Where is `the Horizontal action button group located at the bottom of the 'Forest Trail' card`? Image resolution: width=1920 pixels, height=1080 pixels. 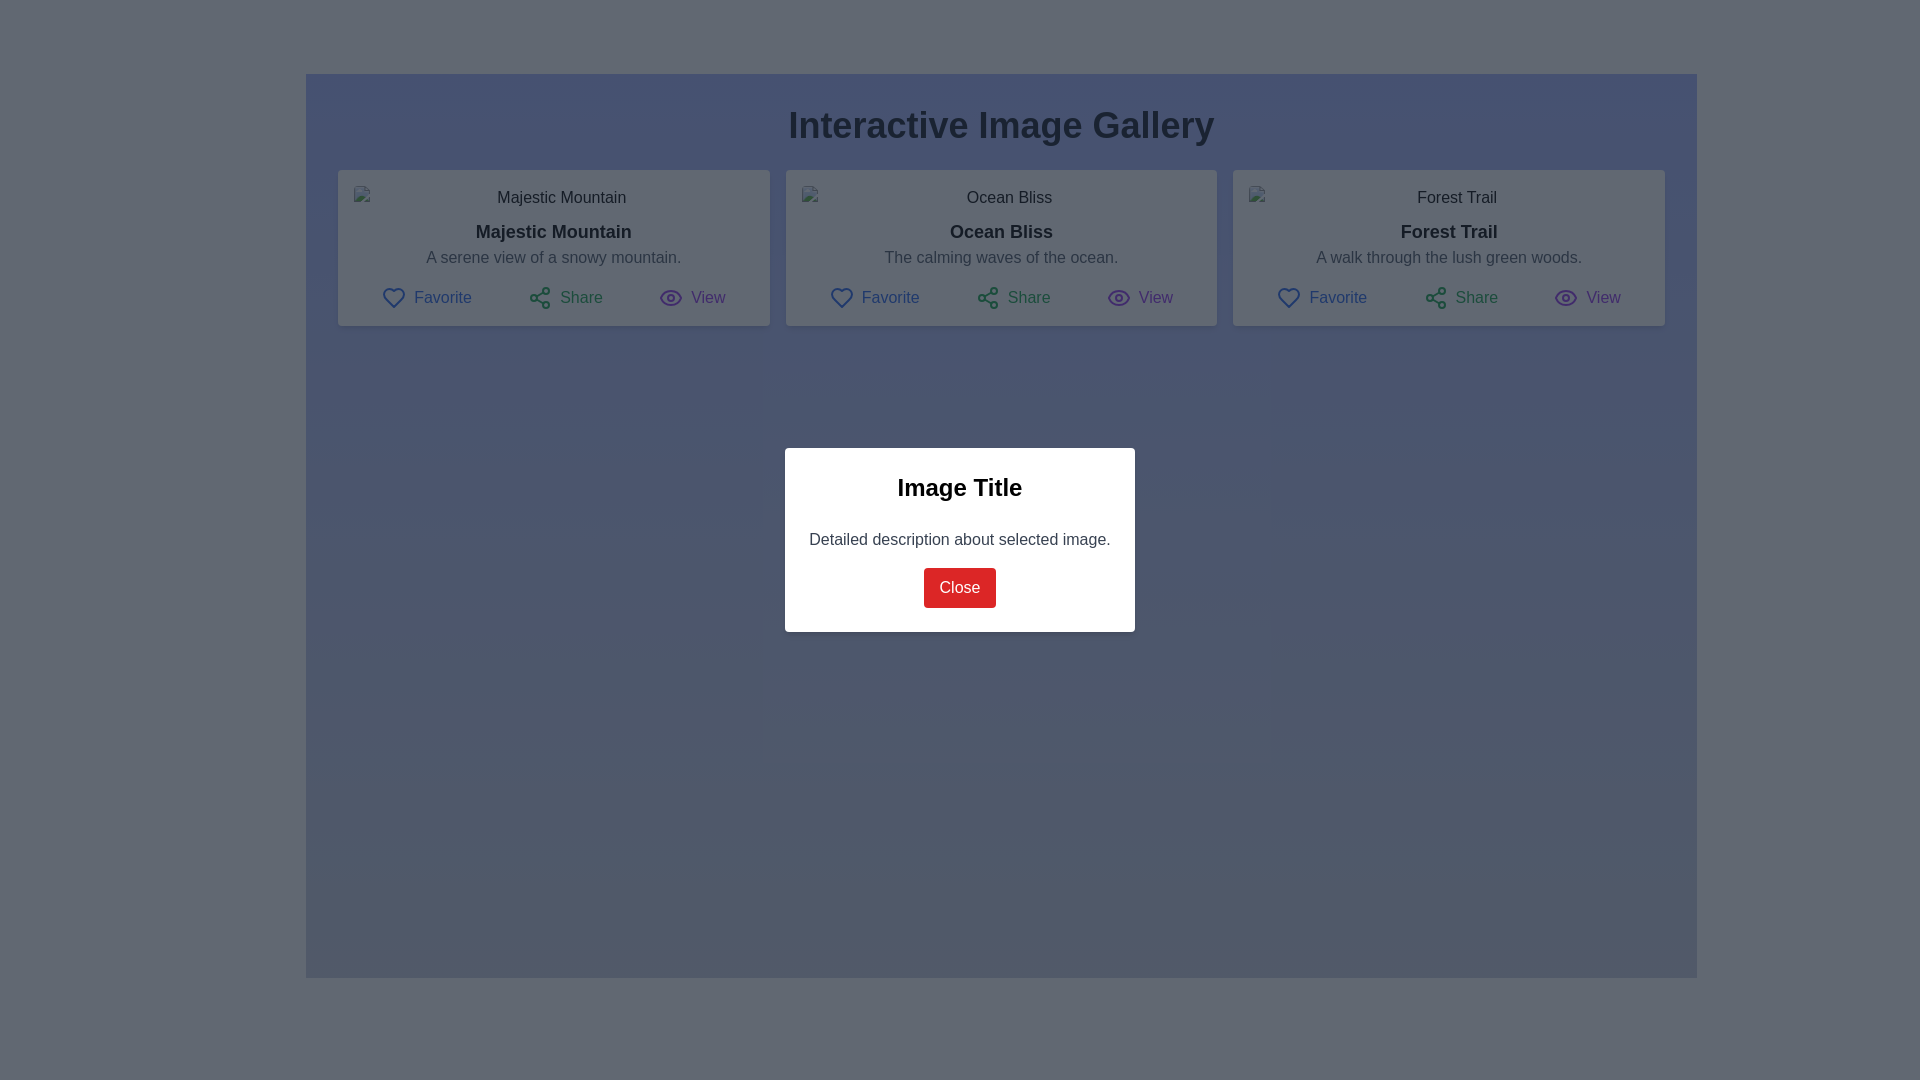 the Horizontal action button group located at the bottom of the 'Forest Trail' card is located at coordinates (1449, 297).